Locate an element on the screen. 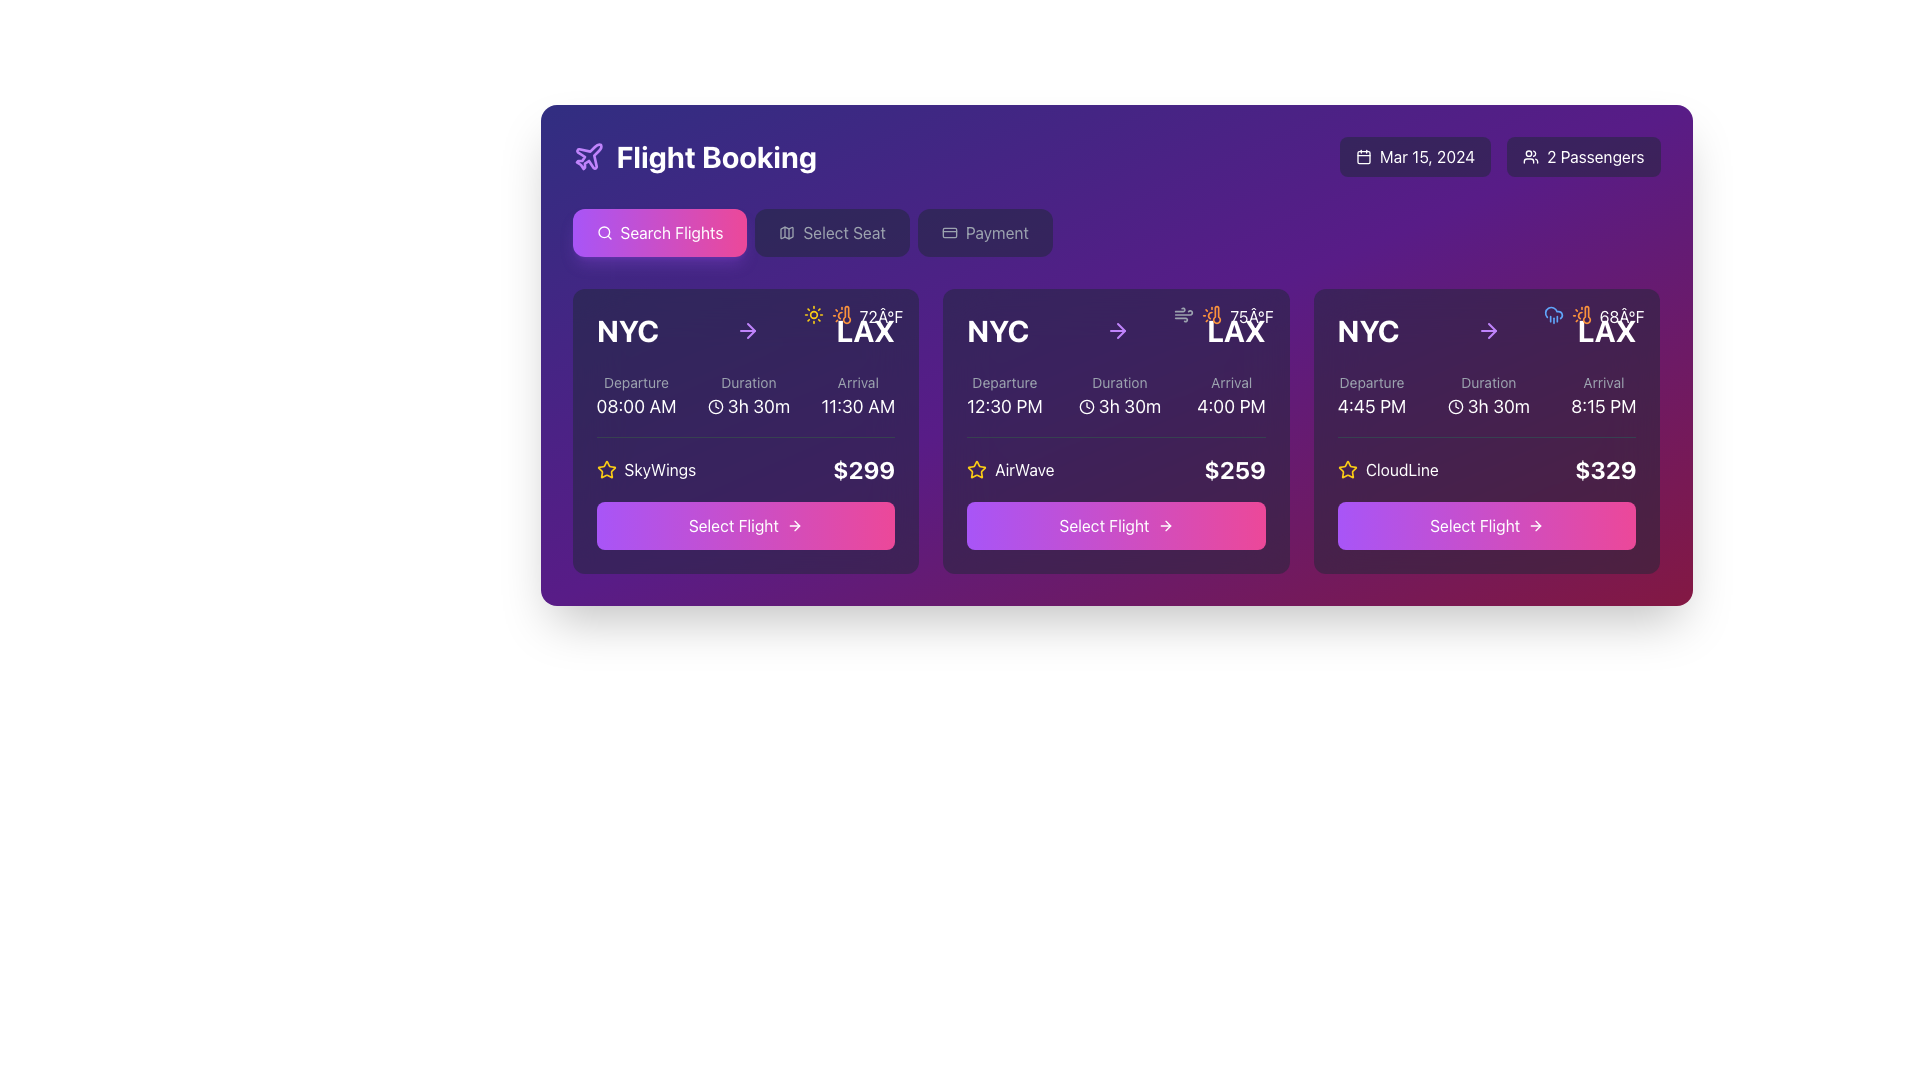  the bold '$329' text label, which is displayed in white font on a purple background, located towards the bottom-right corner of the flight card is located at coordinates (1605, 470).